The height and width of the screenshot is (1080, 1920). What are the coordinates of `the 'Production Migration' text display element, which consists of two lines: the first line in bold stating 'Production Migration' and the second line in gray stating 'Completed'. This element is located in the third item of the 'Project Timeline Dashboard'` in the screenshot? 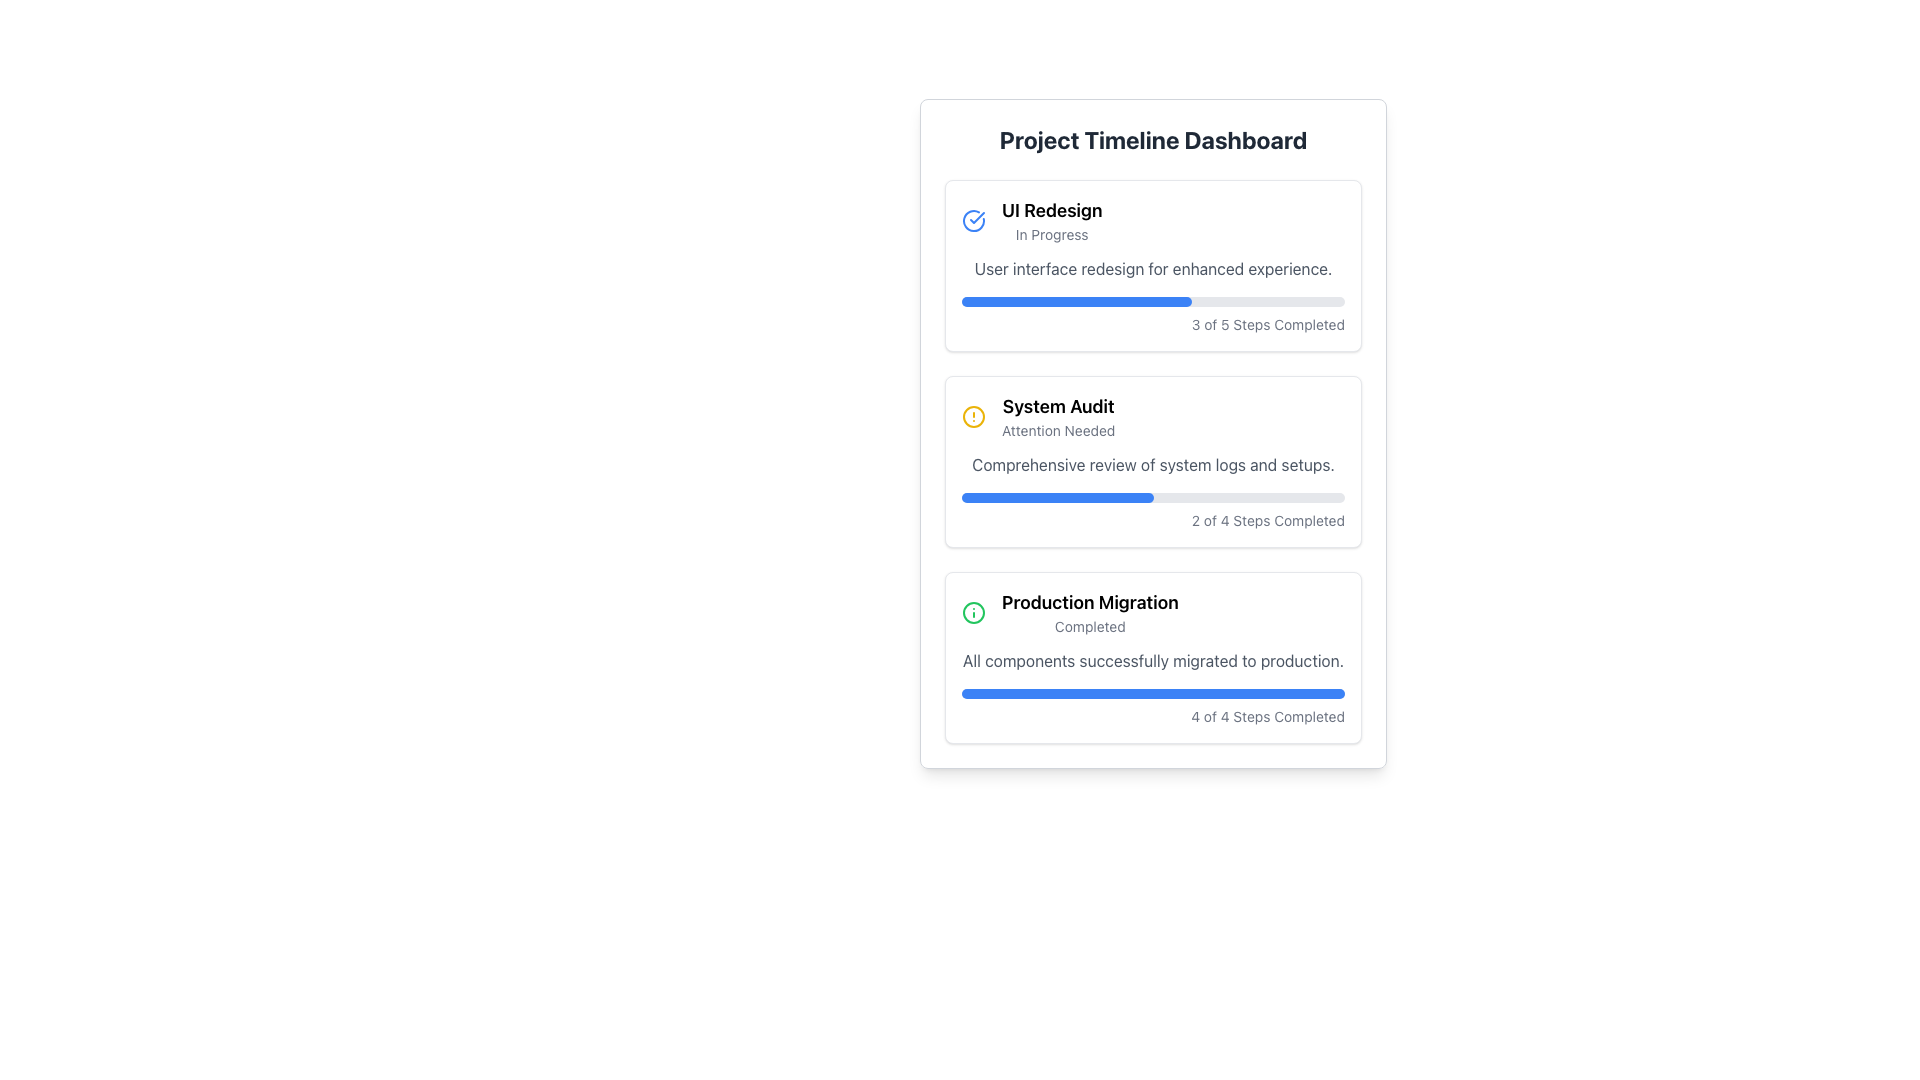 It's located at (1089, 612).